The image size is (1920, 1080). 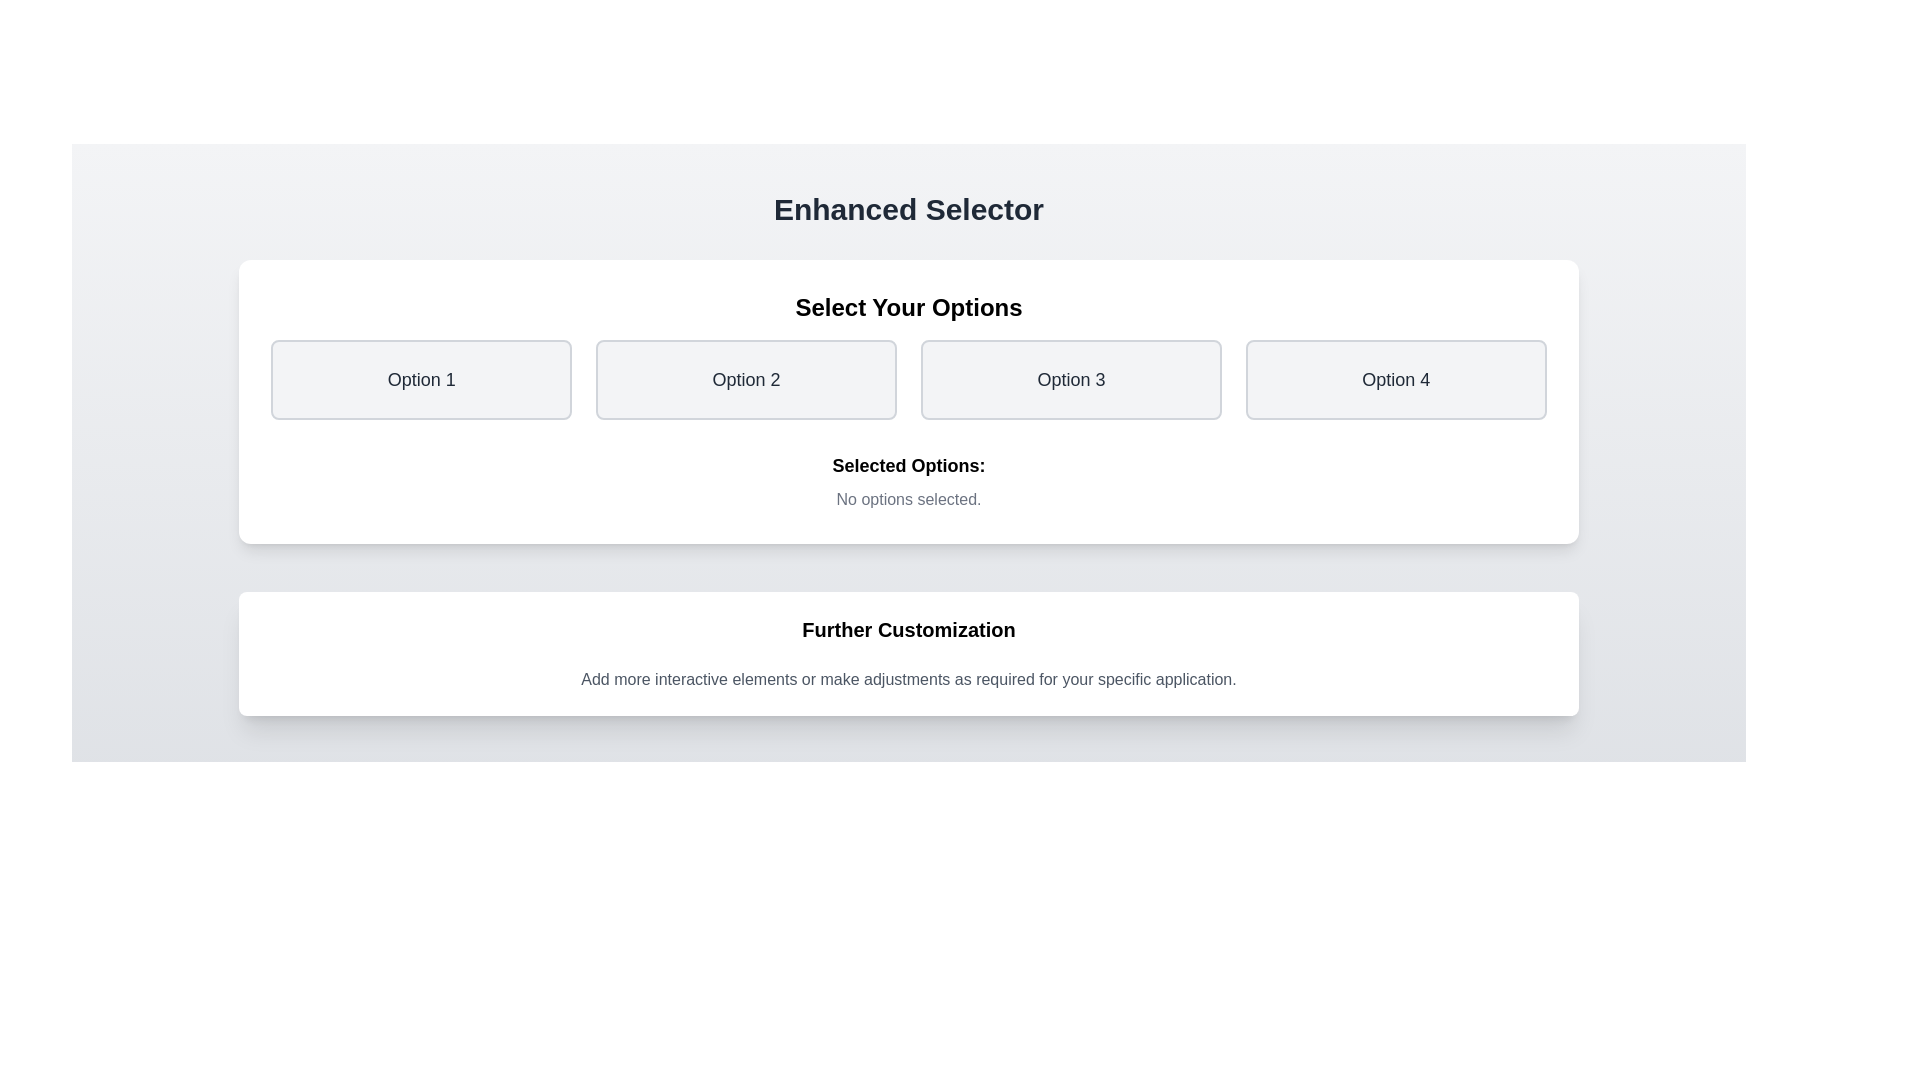 What do you see at coordinates (1070, 380) in the screenshot?
I see `the option Option 3` at bounding box center [1070, 380].